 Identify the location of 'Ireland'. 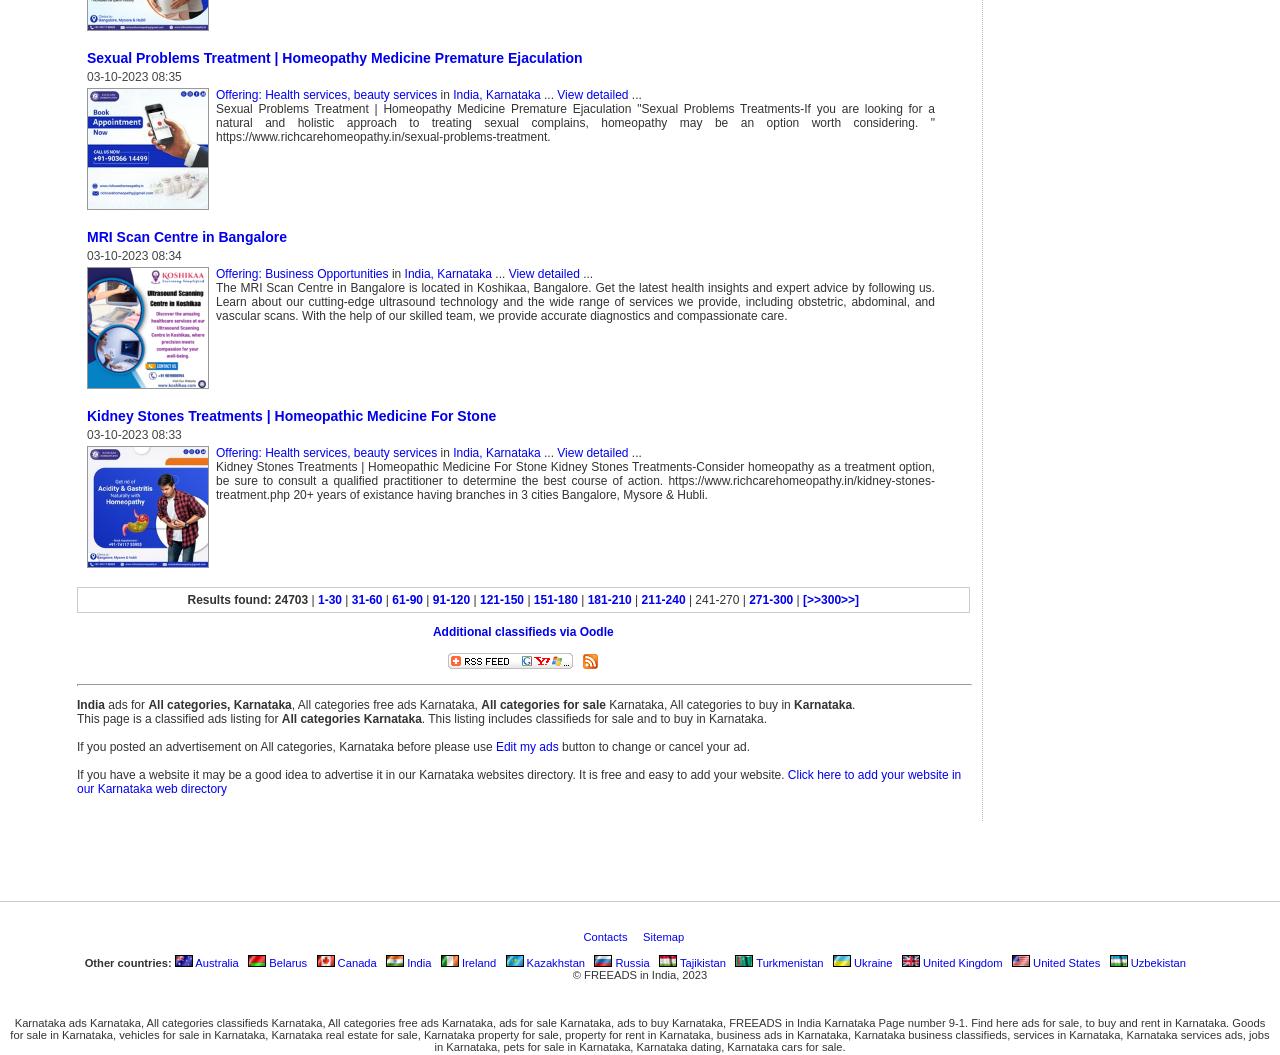
(476, 961).